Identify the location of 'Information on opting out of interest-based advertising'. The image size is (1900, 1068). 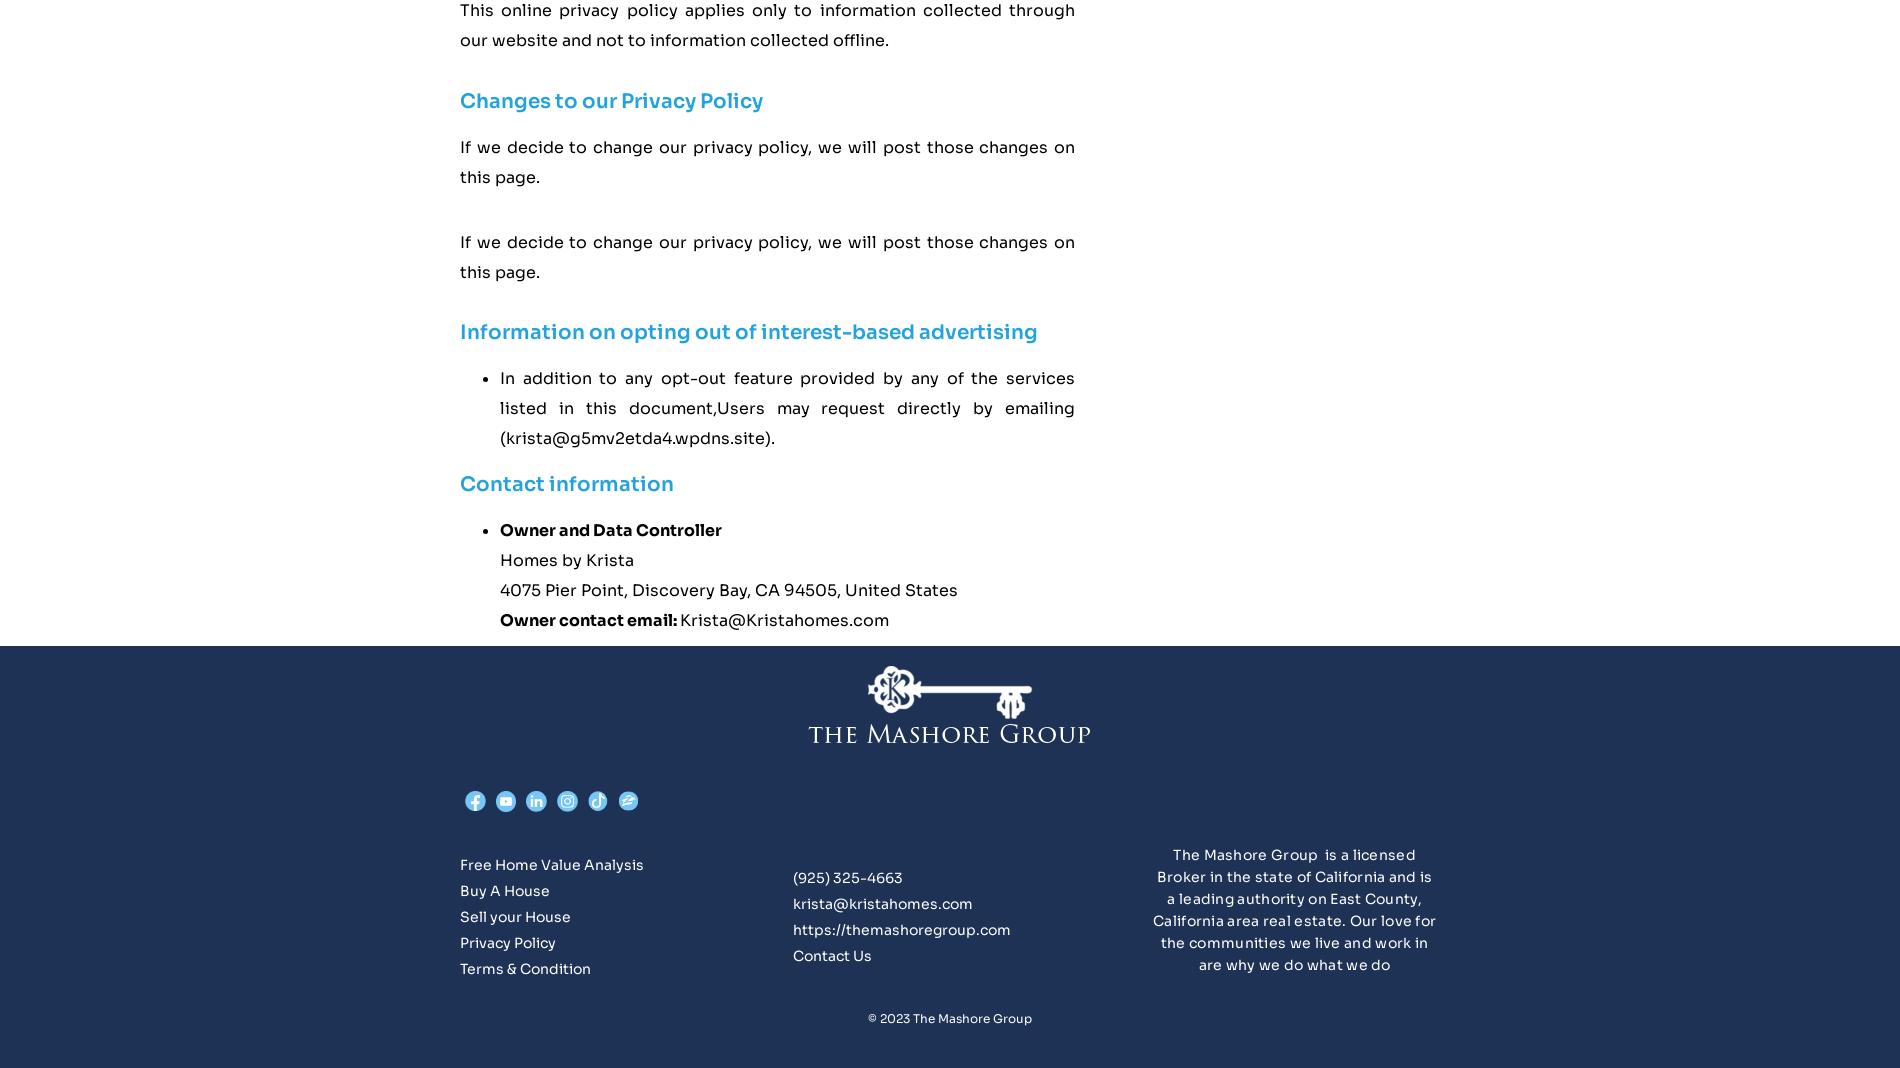
(747, 331).